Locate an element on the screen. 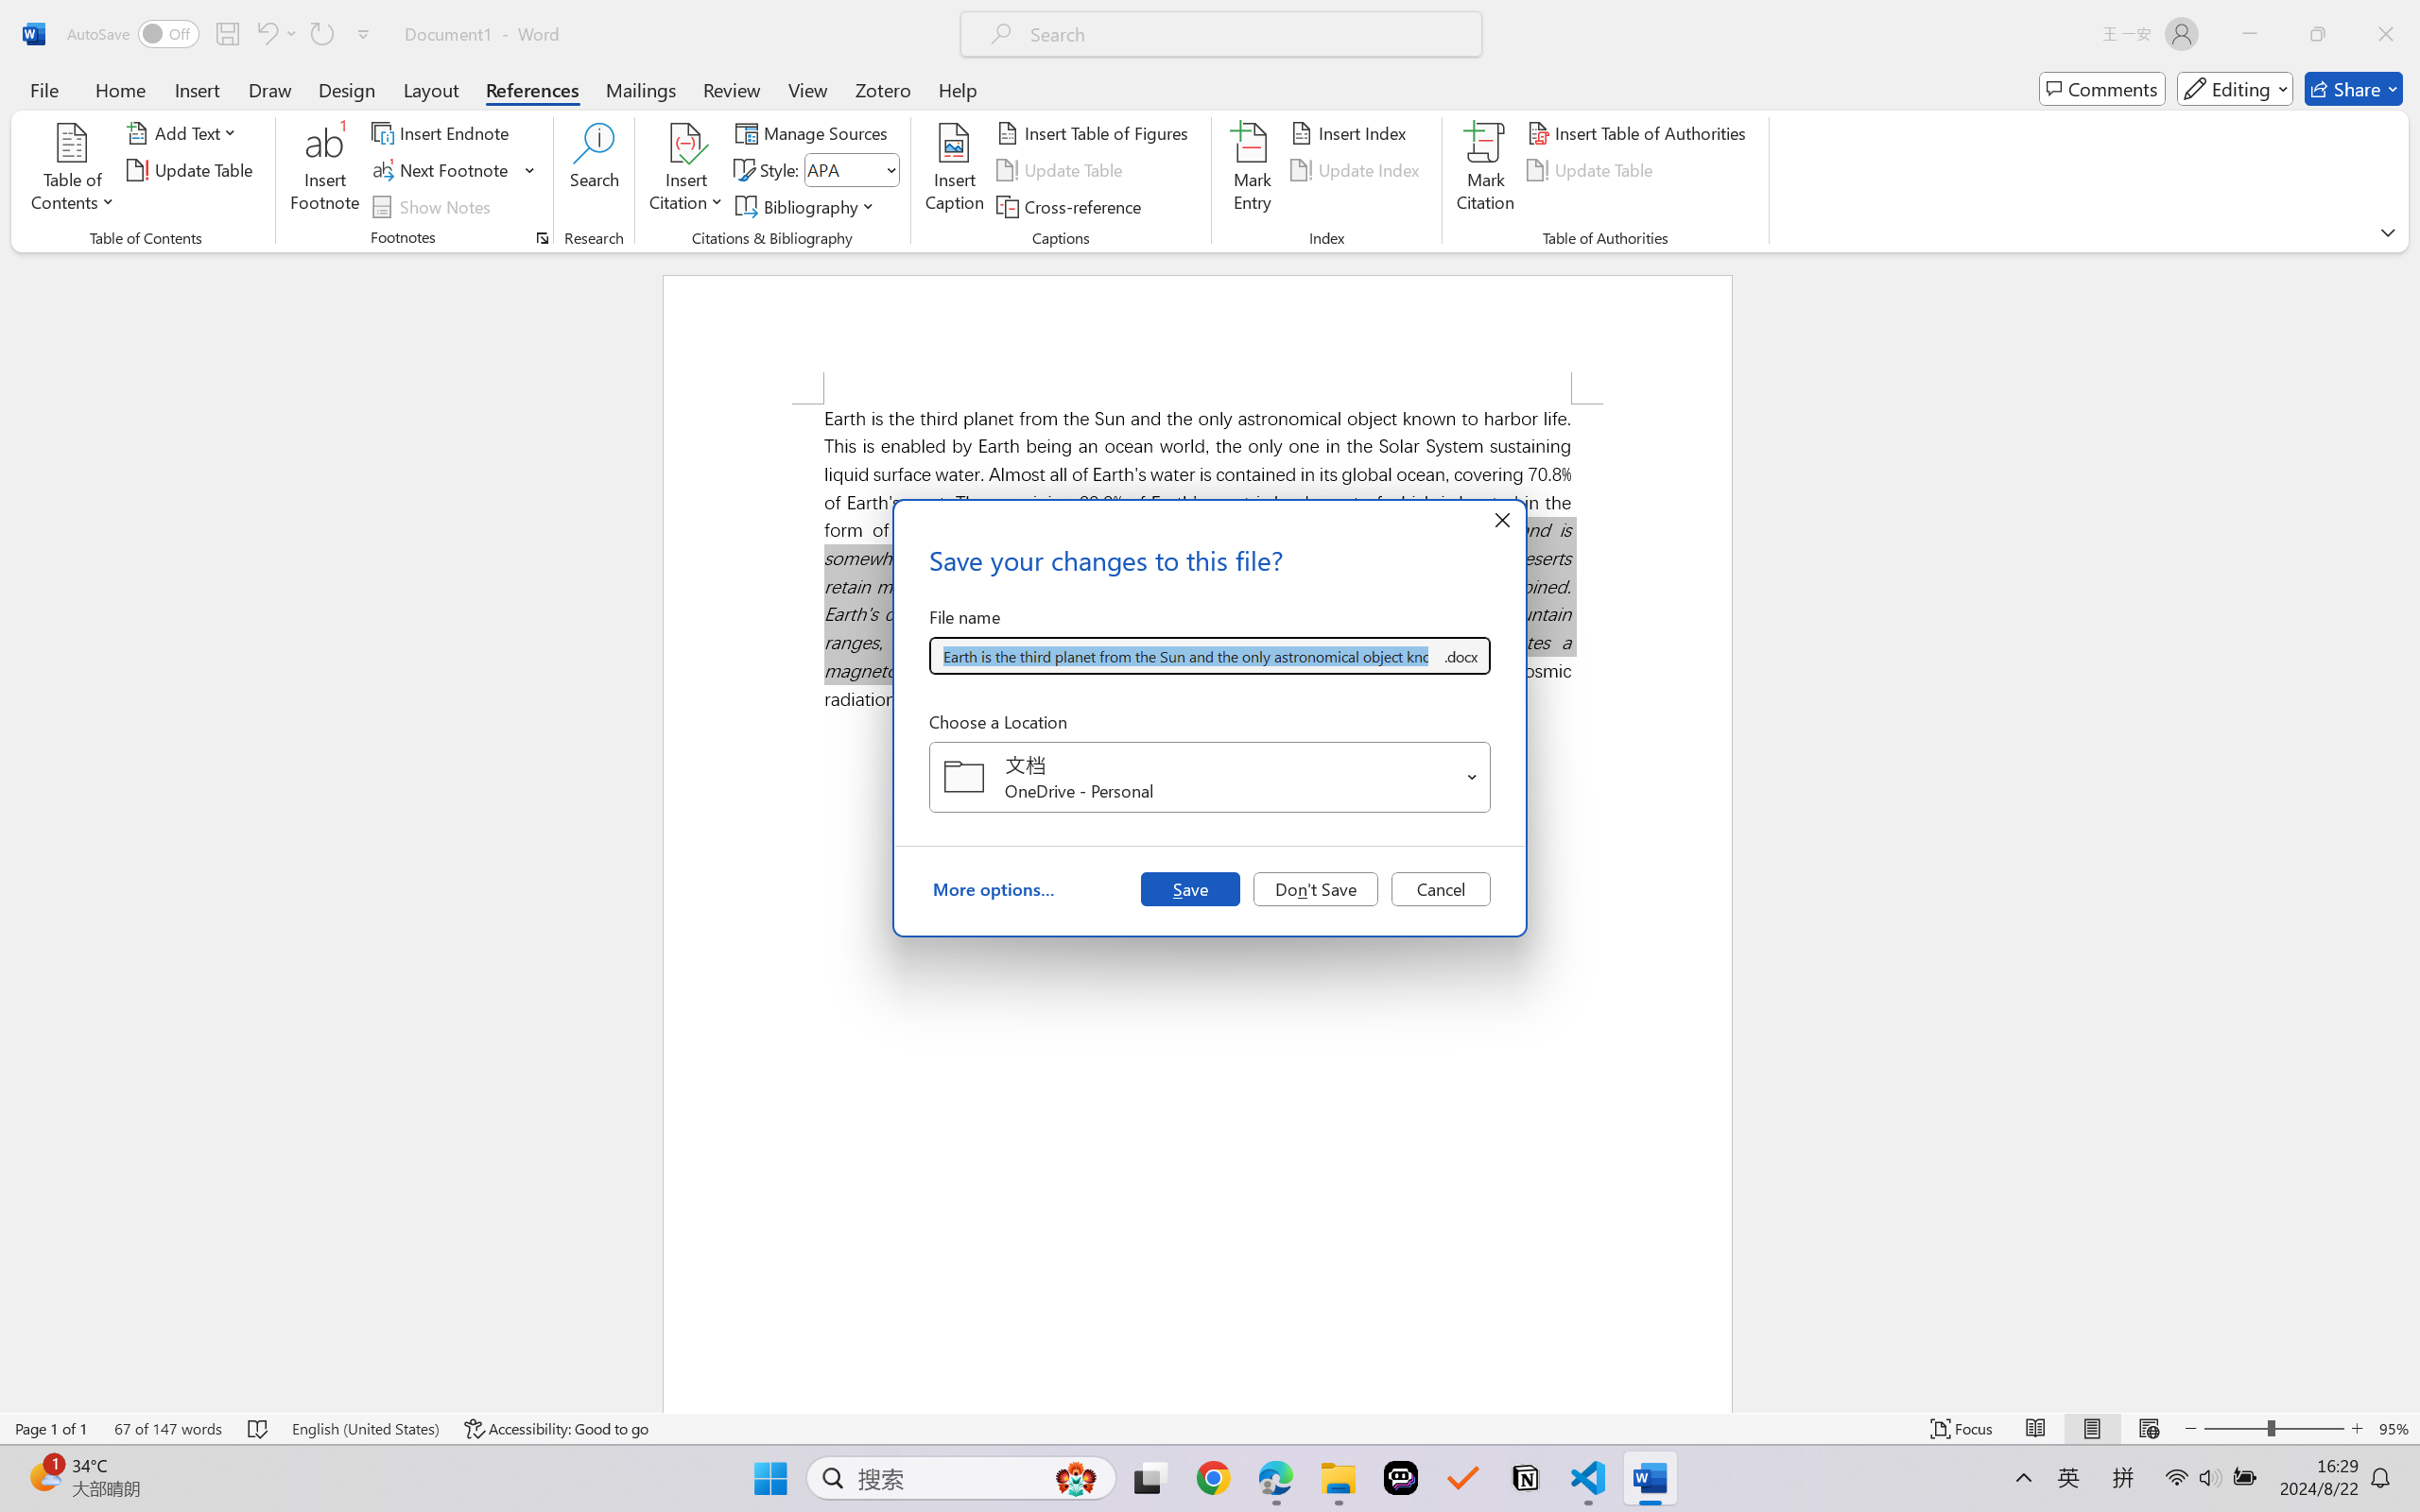 The image size is (2420, 1512). 'Microsoft search' is located at coordinates (1246, 33).